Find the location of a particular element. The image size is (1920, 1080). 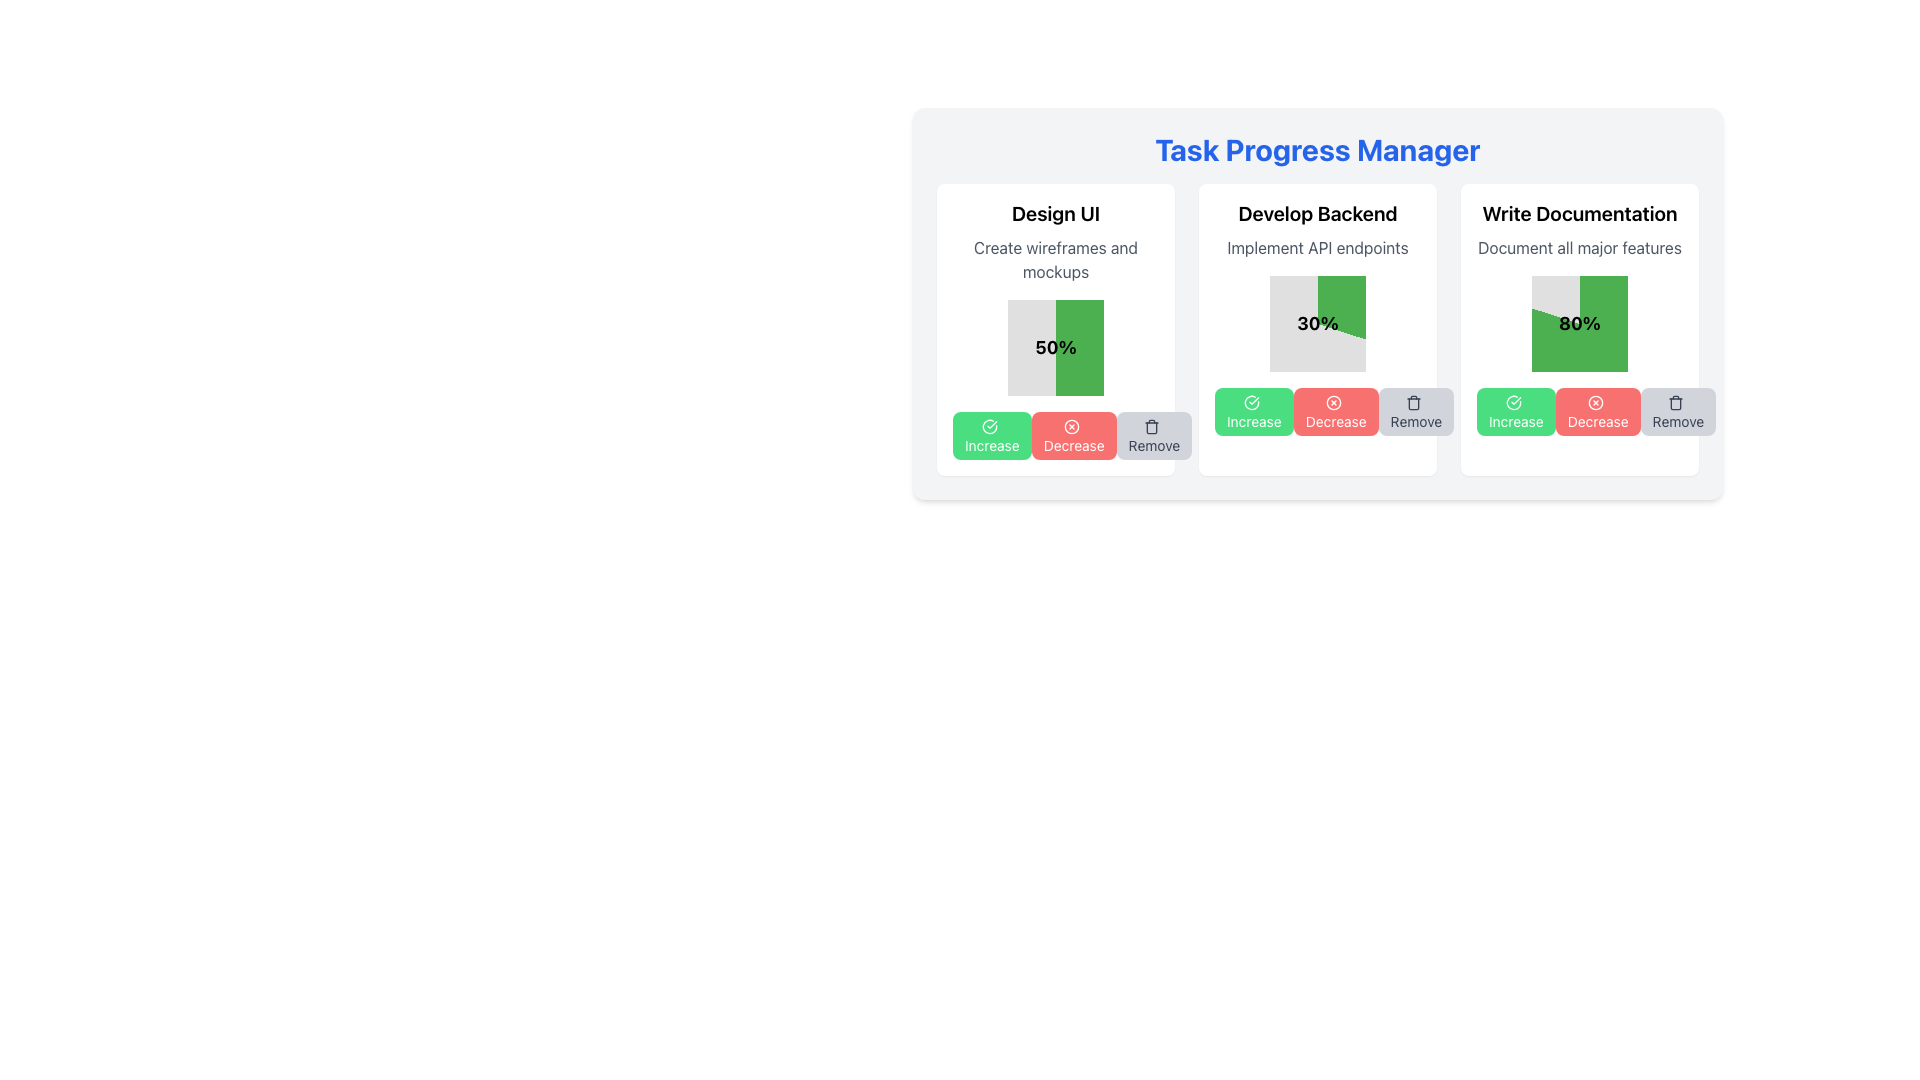

the trash bin icon located to the left of the 'Remove' label within the 'Remove' button in the 'Develop Backend' panel of the 'Task Progress Manager' interface is located at coordinates (1413, 403).